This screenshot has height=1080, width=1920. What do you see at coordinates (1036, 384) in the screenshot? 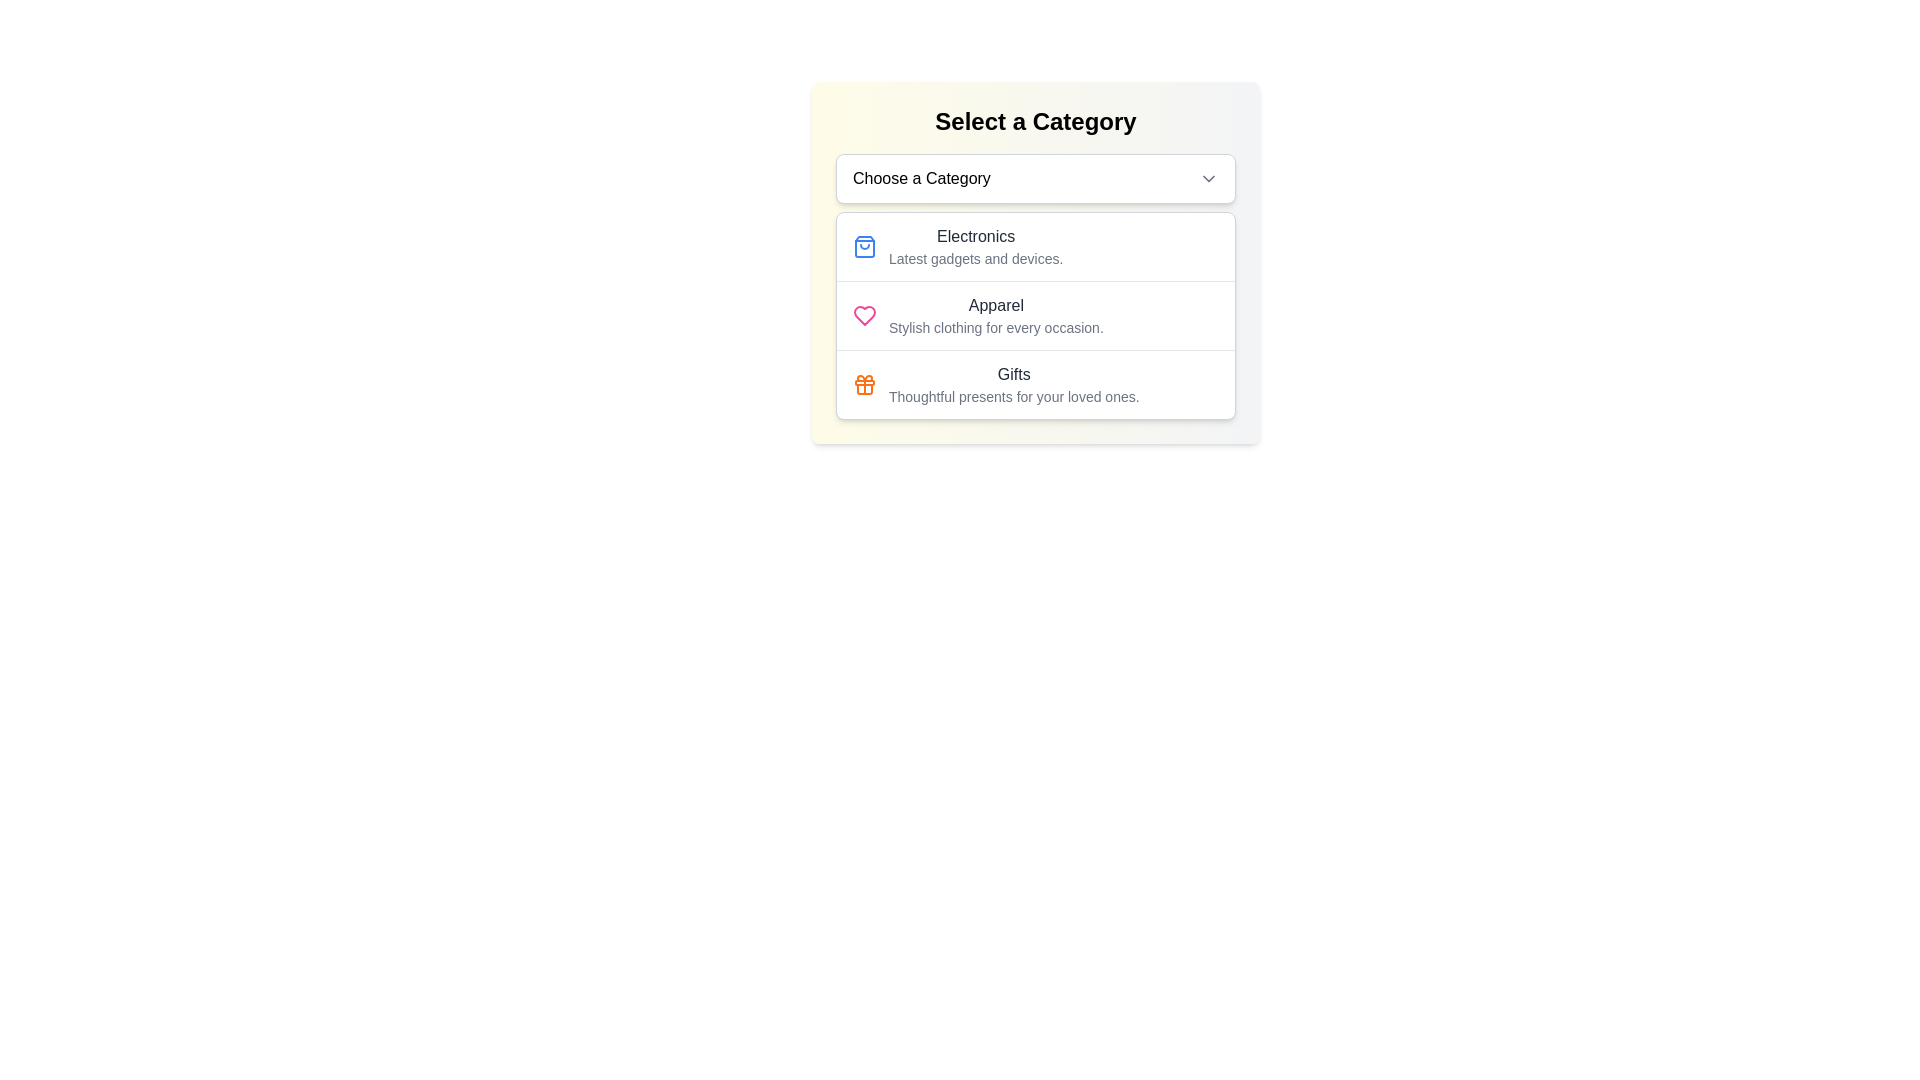
I see `the 'Gifts' menu option in the dropdown menu labeled 'Select a Category'` at bounding box center [1036, 384].